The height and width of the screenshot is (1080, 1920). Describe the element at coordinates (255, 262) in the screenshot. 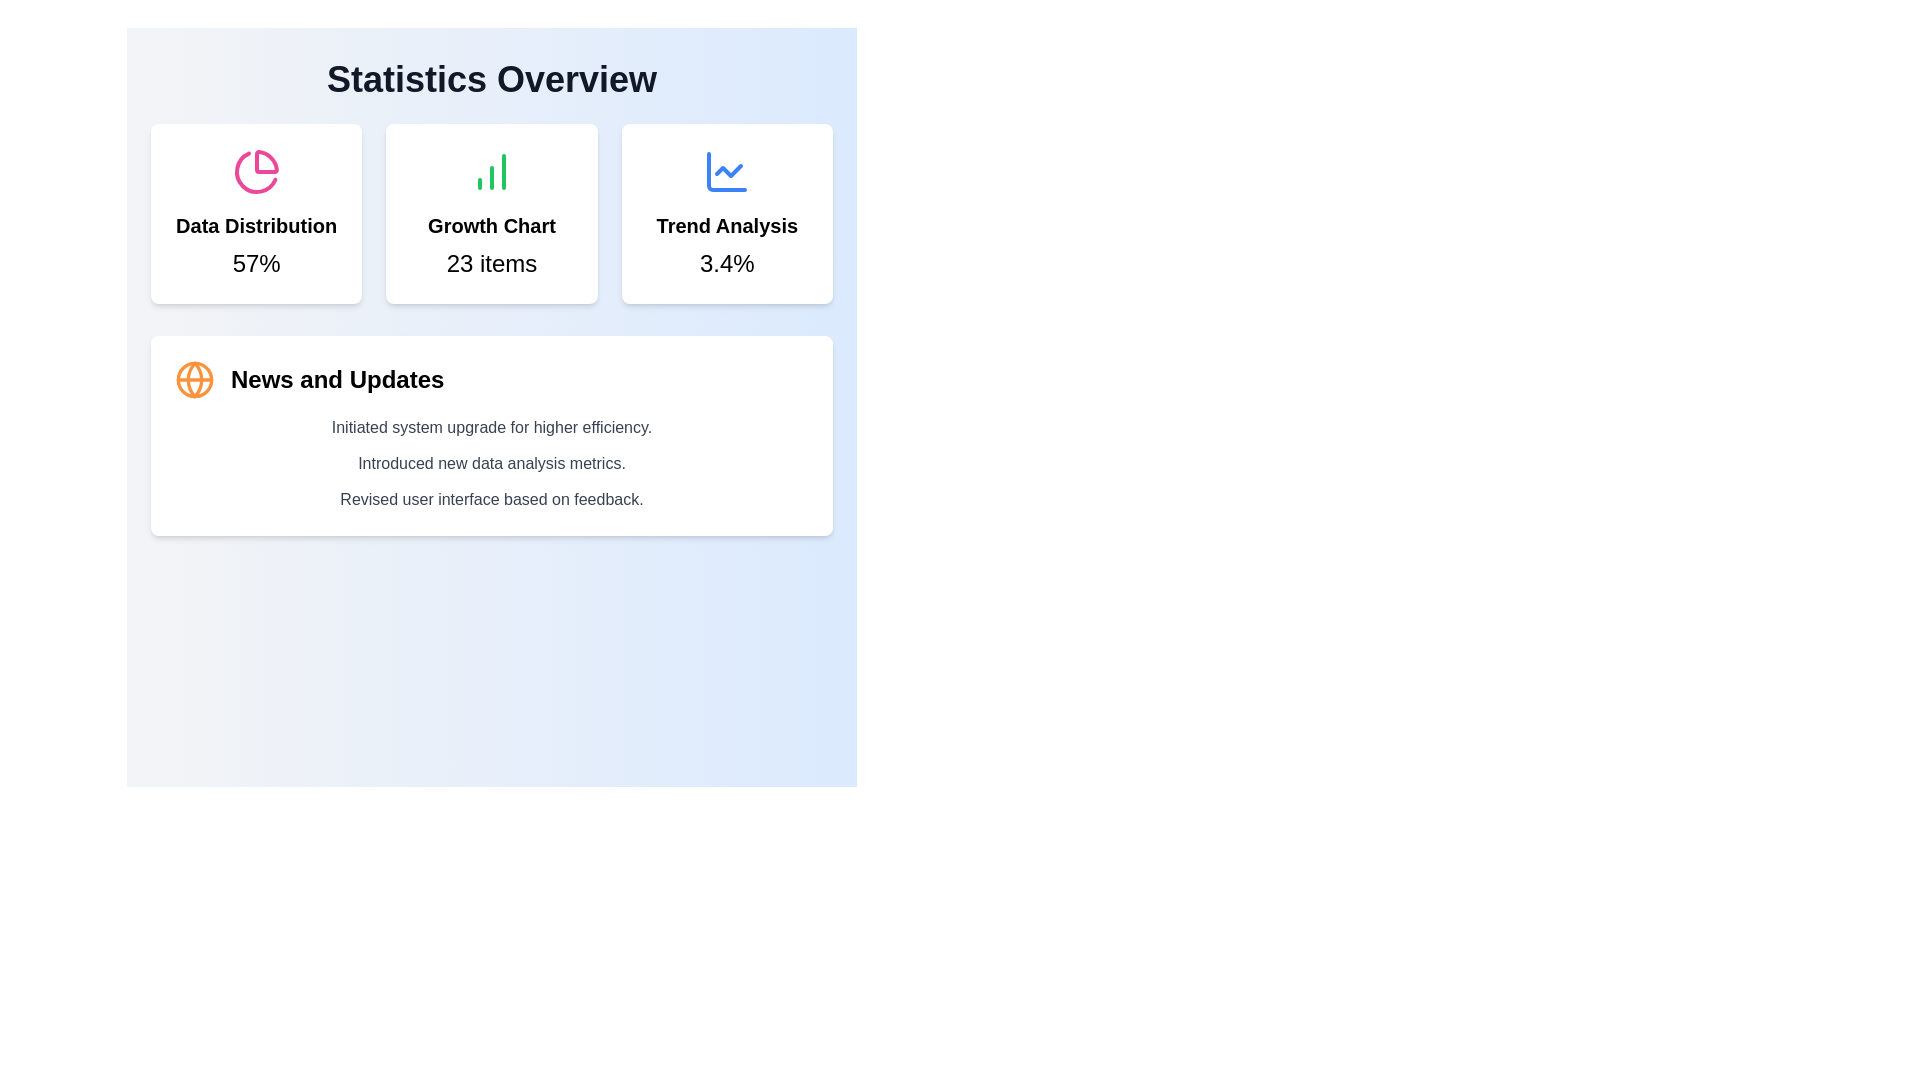

I see `displayed percentage '57%' from the numerical text element located under the 'Data Distribution' label` at that location.